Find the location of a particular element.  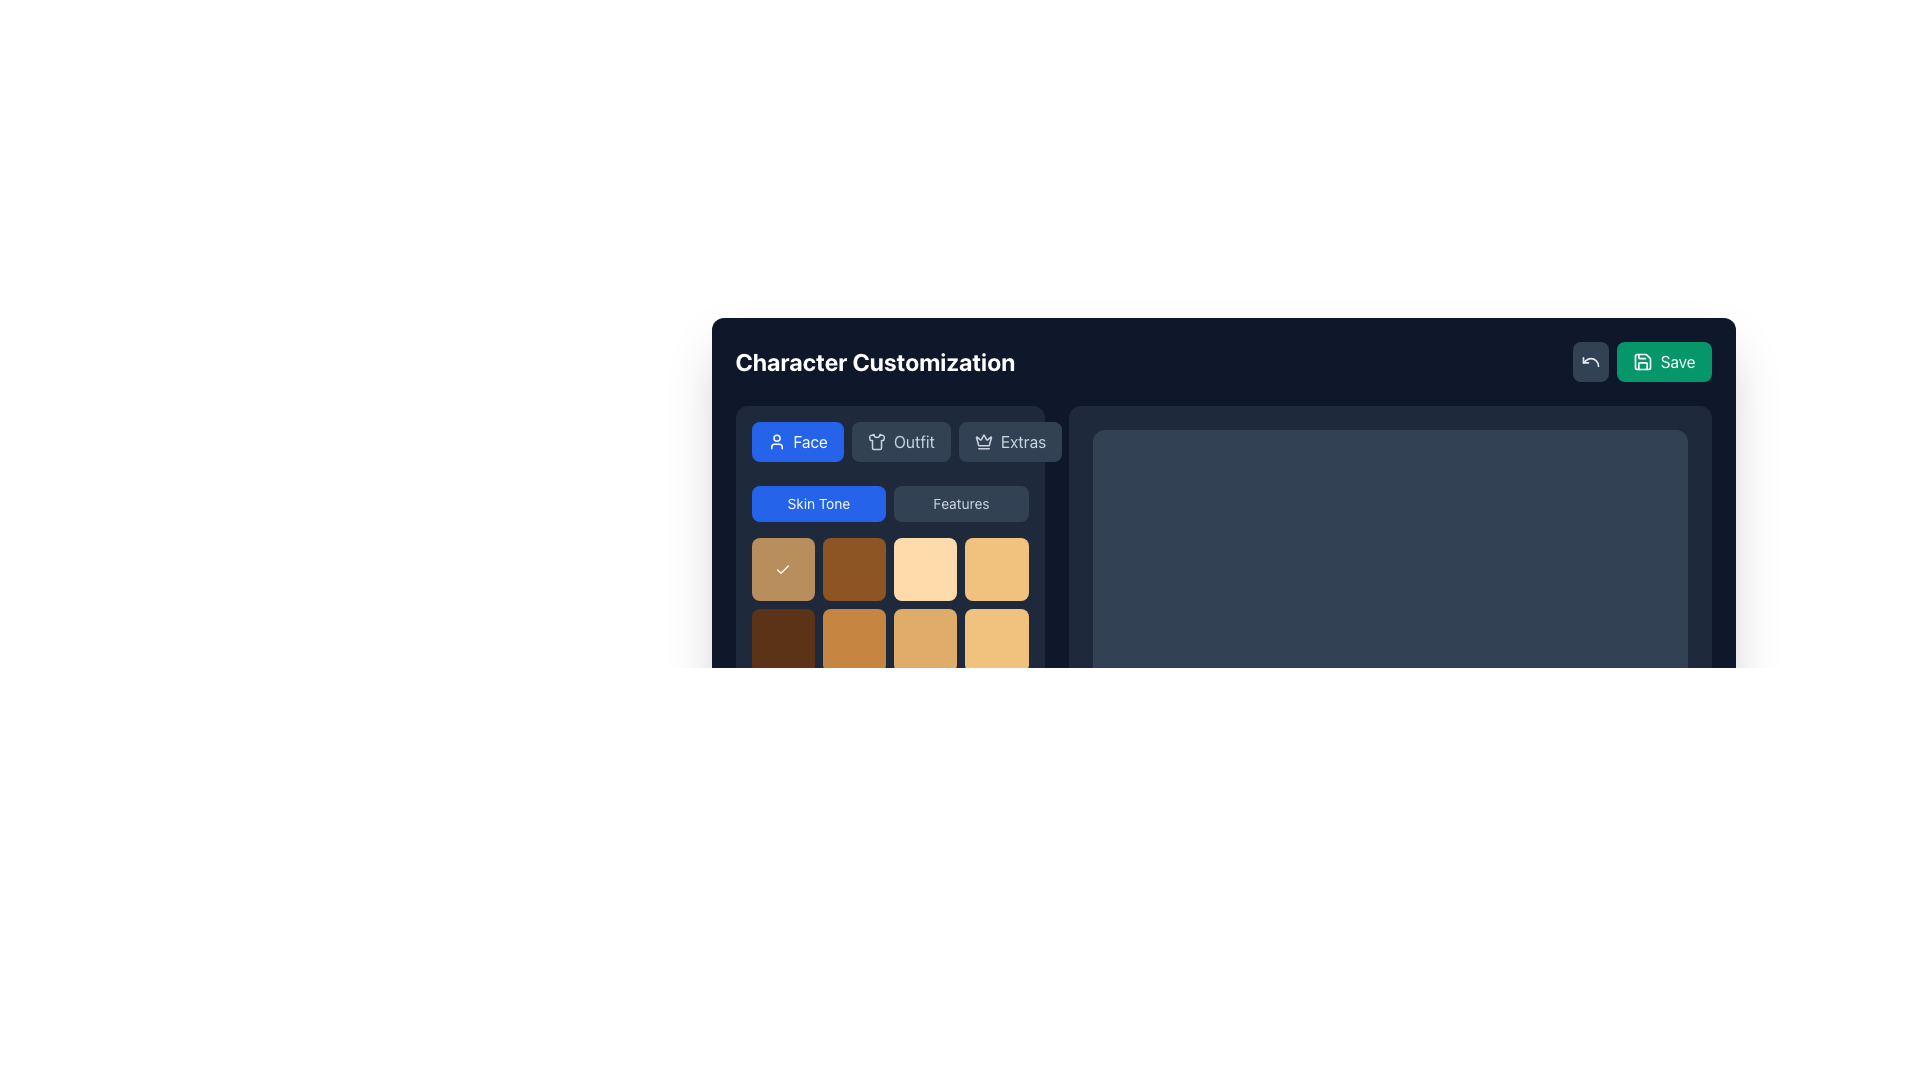

the save icon located within the 'Save' button at the top-right corner of the interface, positioned to the left of the 'Save' text is located at coordinates (1642, 362).